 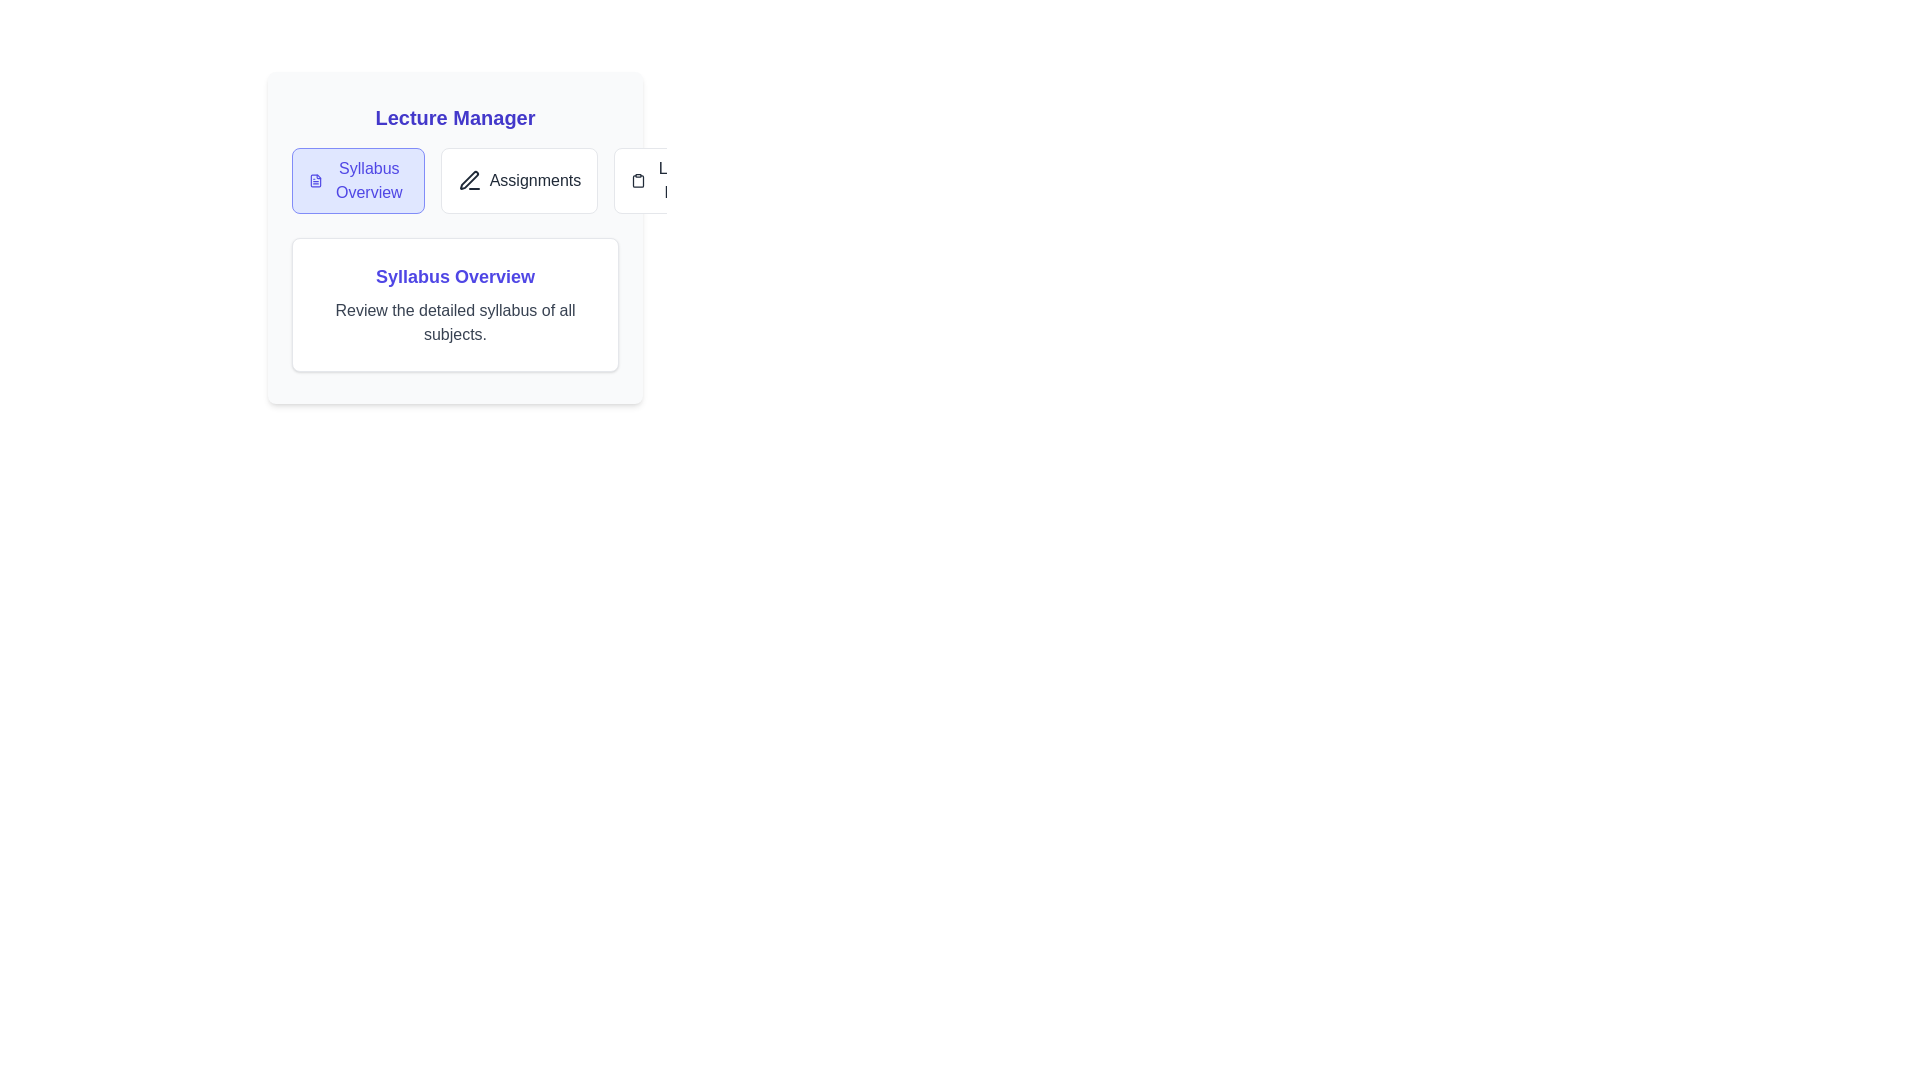 I want to click on the text element that reads 'Review the detailed syllabus of all subjects.' which is located below the header 'Syllabus Overview.', so click(x=454, y=322).